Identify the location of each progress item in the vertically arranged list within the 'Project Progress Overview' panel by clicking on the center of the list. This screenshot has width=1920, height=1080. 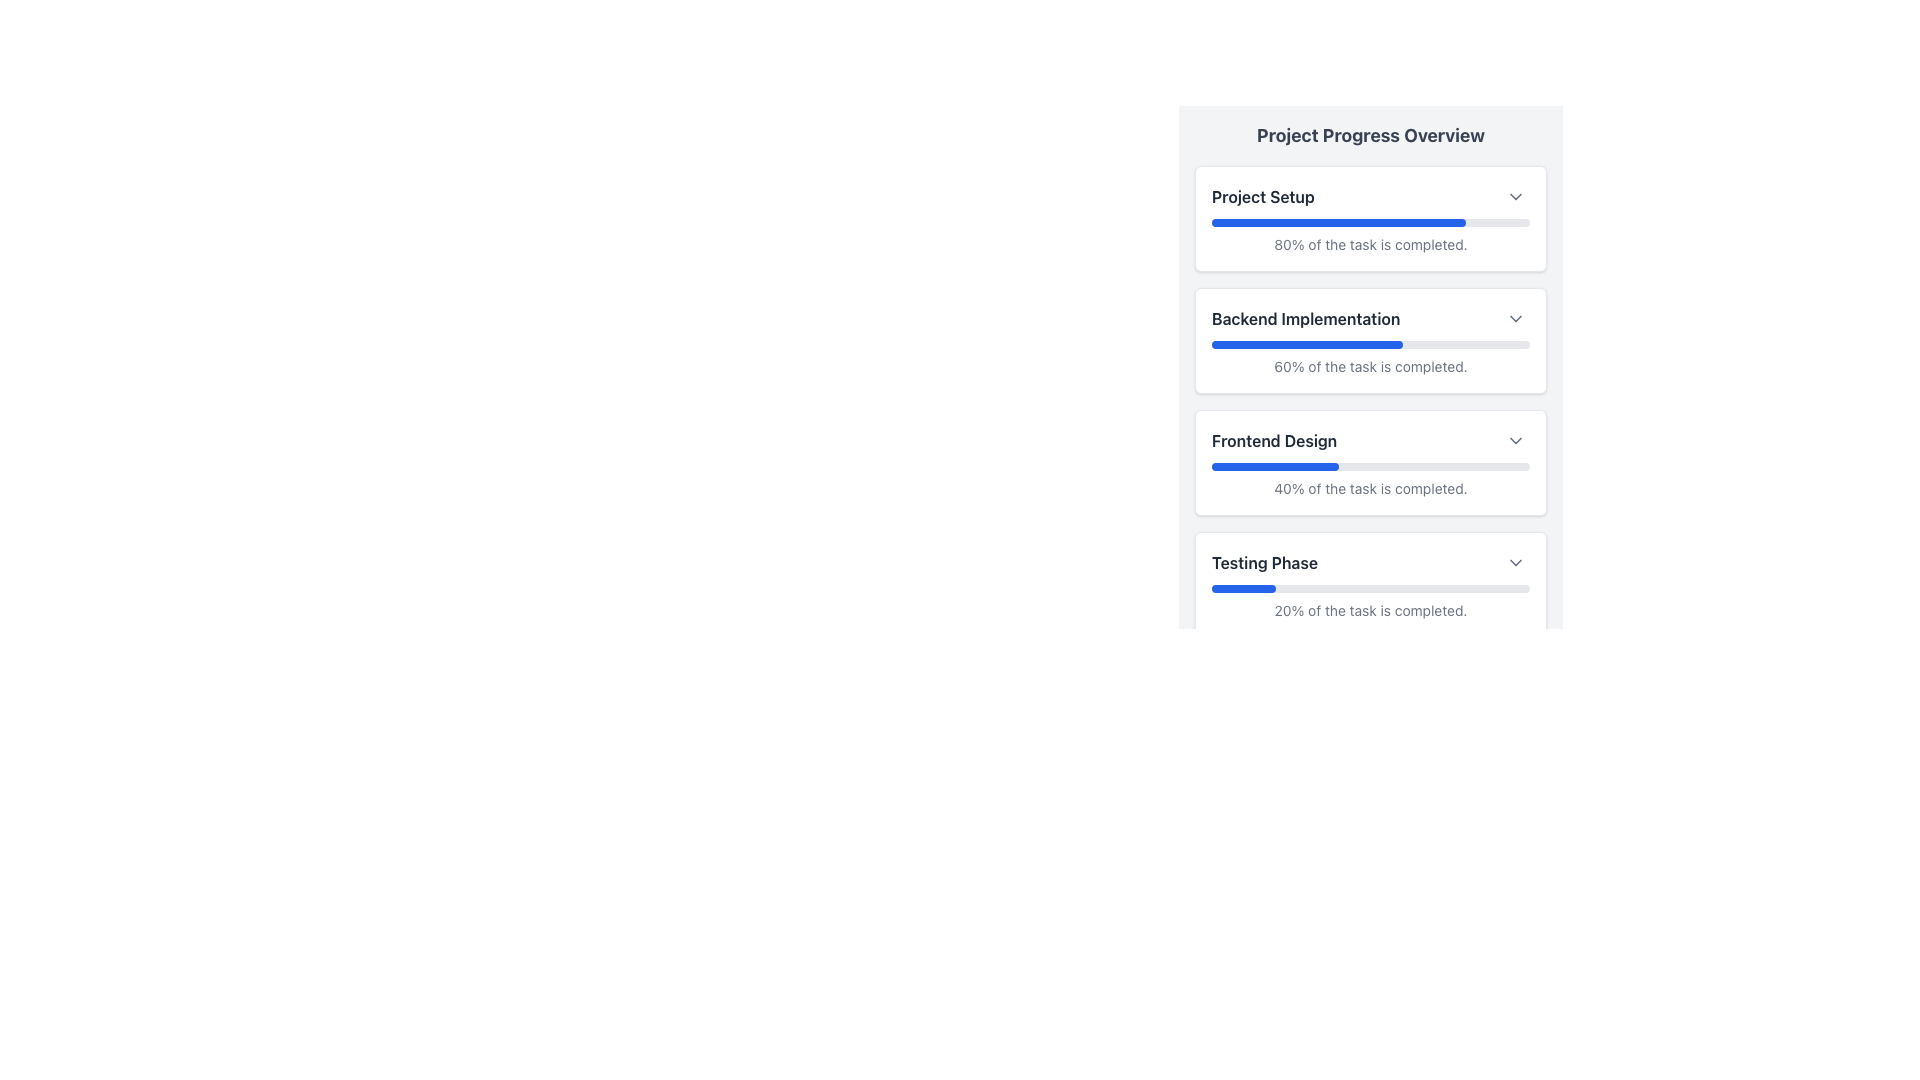
(1370, 401).